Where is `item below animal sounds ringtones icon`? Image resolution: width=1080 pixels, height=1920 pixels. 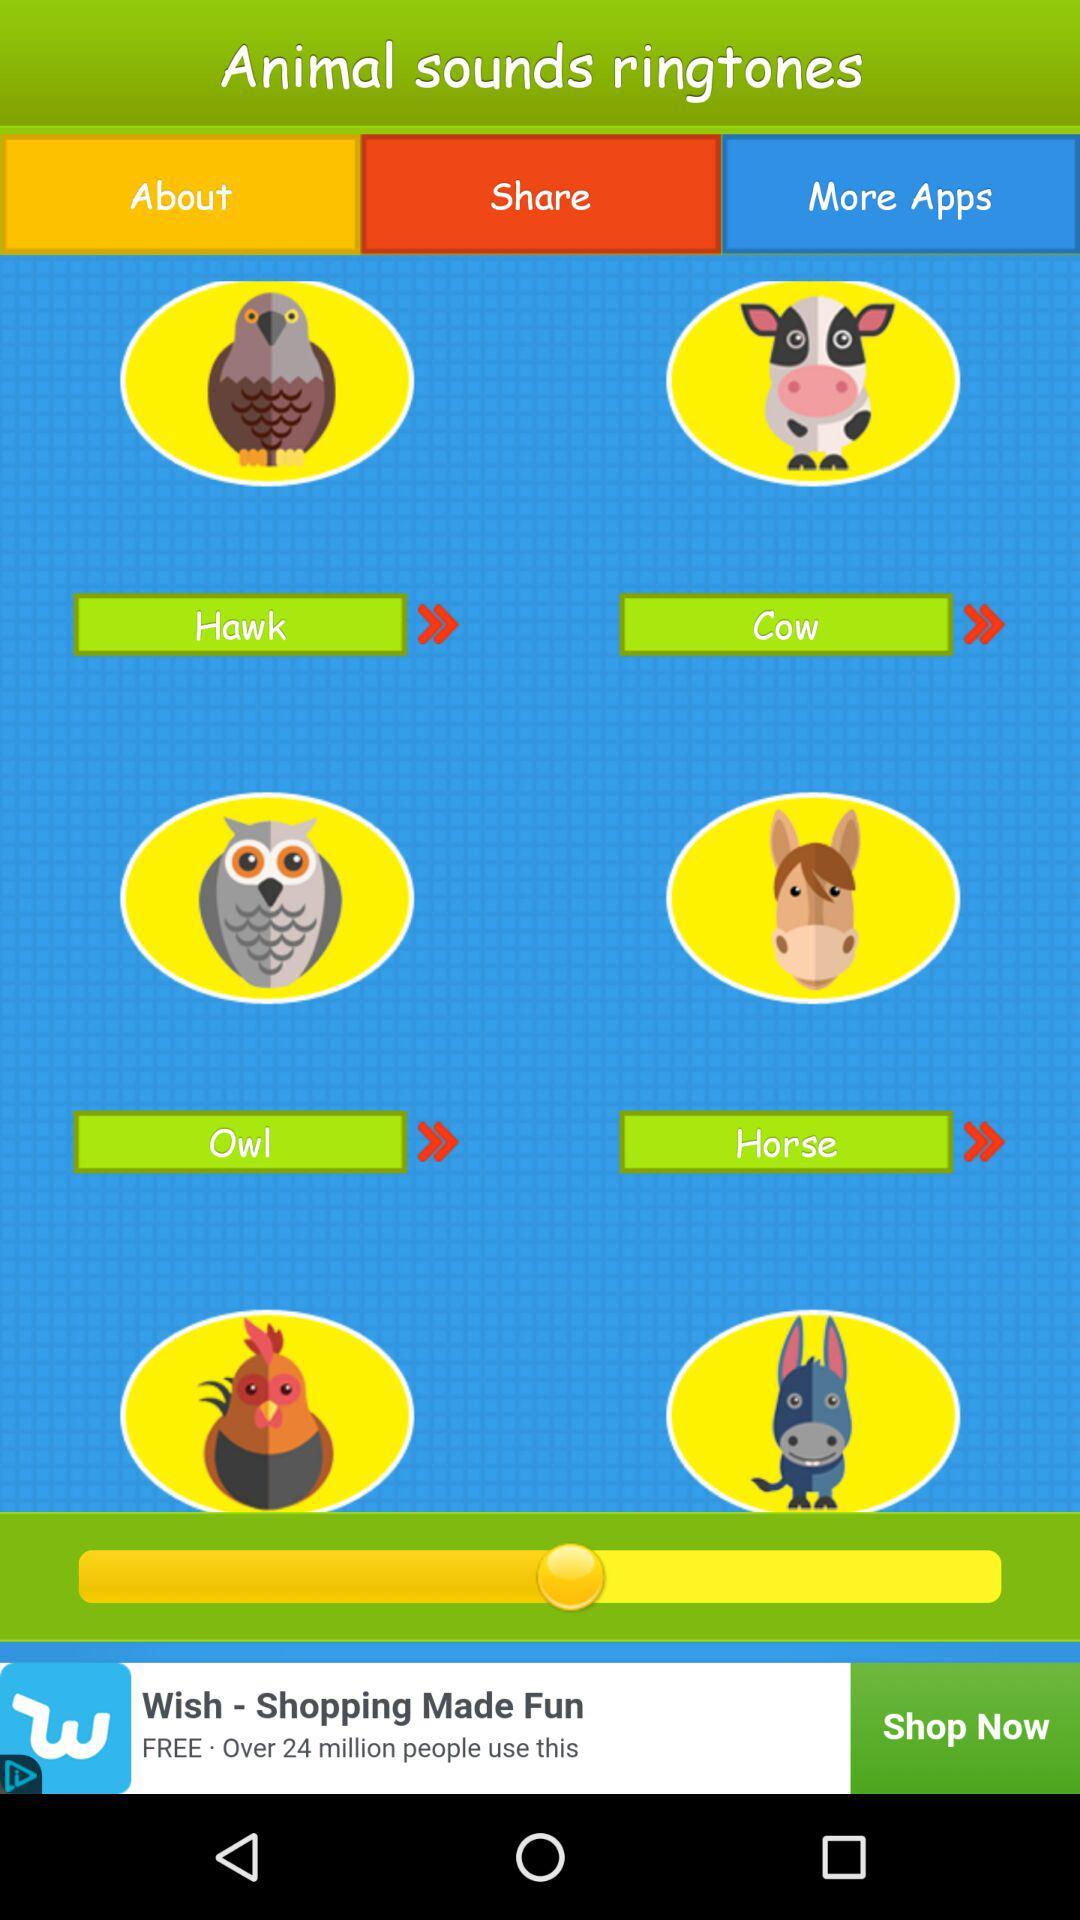 item below animal sounds ringtones icon is located at coordinates (180, 194).